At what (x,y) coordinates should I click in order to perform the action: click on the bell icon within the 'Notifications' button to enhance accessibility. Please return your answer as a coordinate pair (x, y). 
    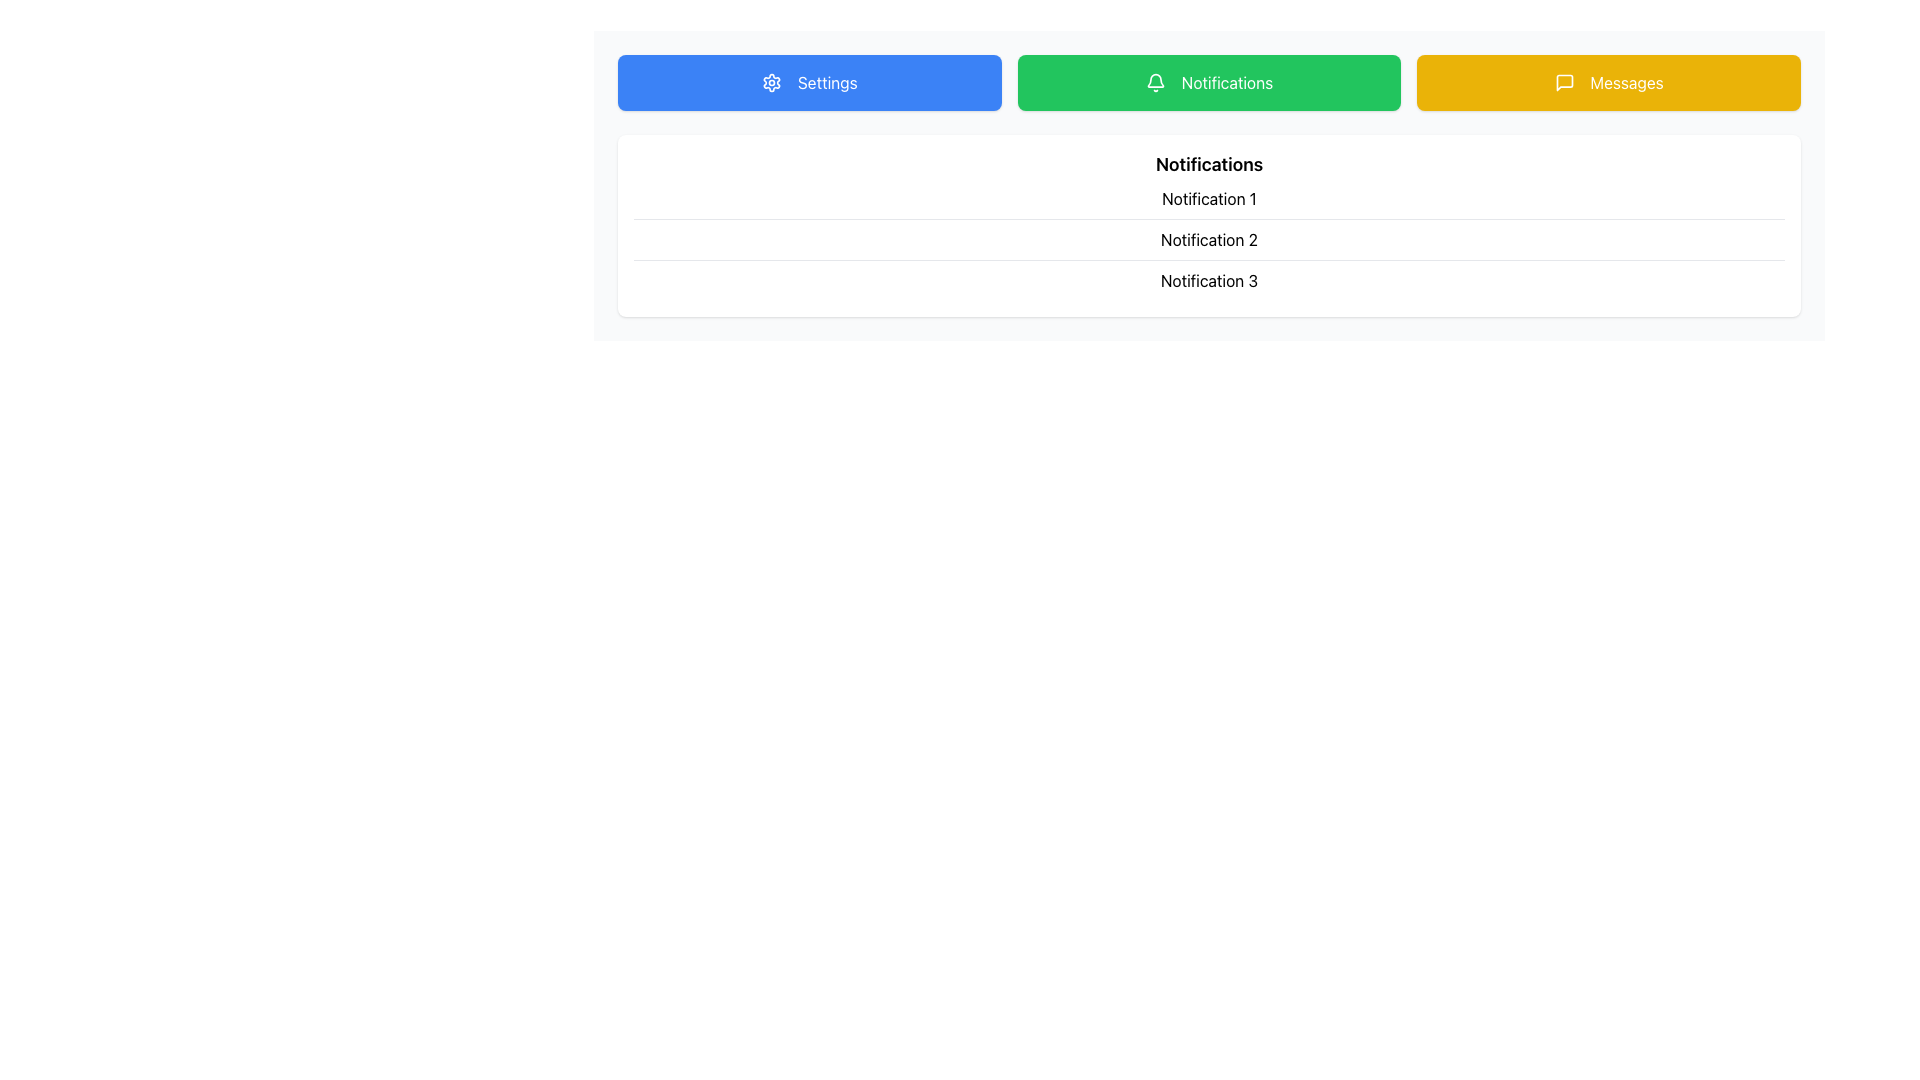
    Looking at the image, I should click on (1155, 82).